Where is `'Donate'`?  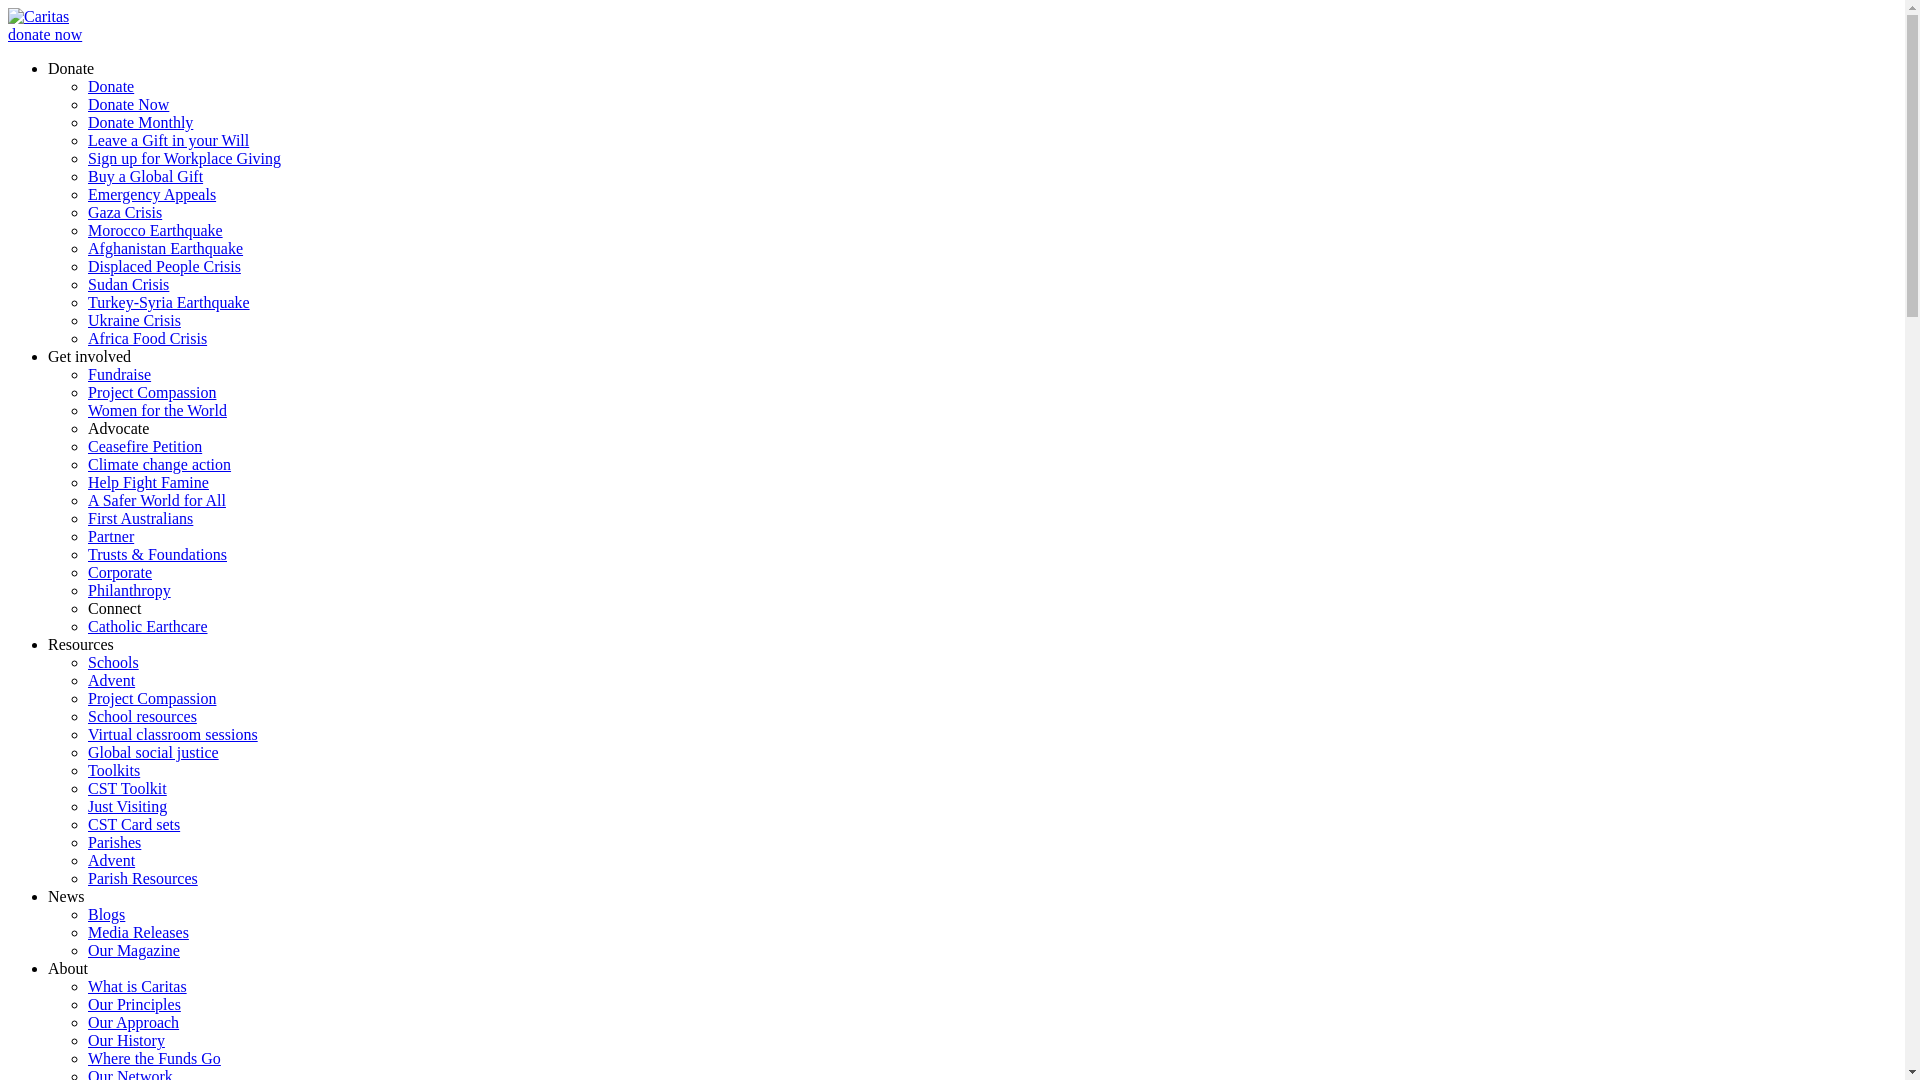
'Donate' is located at coordinates (109, 85).